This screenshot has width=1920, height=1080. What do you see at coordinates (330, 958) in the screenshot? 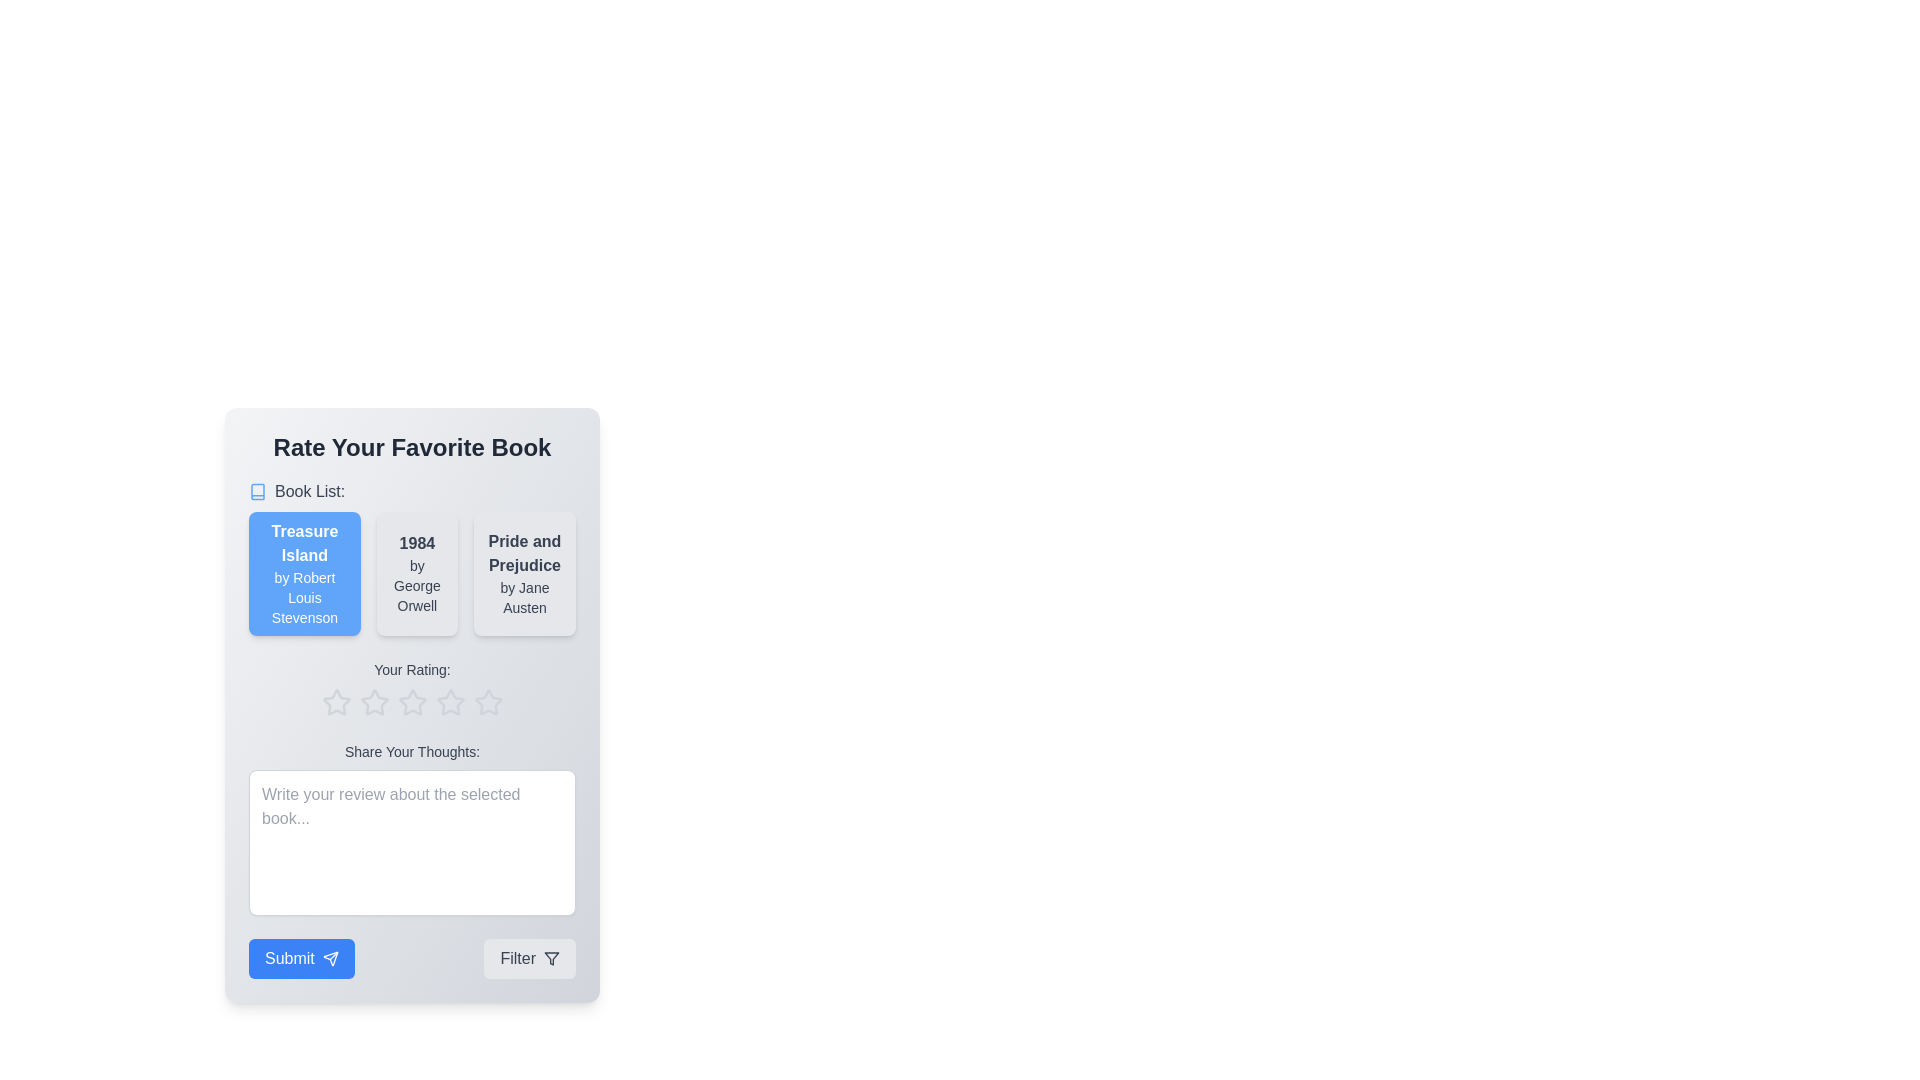
I see `the small, triangular blue icon resembling a paper plane located within the 'Submit' button at the bottom-left corner of the interface` at bounding box center [330, 958].